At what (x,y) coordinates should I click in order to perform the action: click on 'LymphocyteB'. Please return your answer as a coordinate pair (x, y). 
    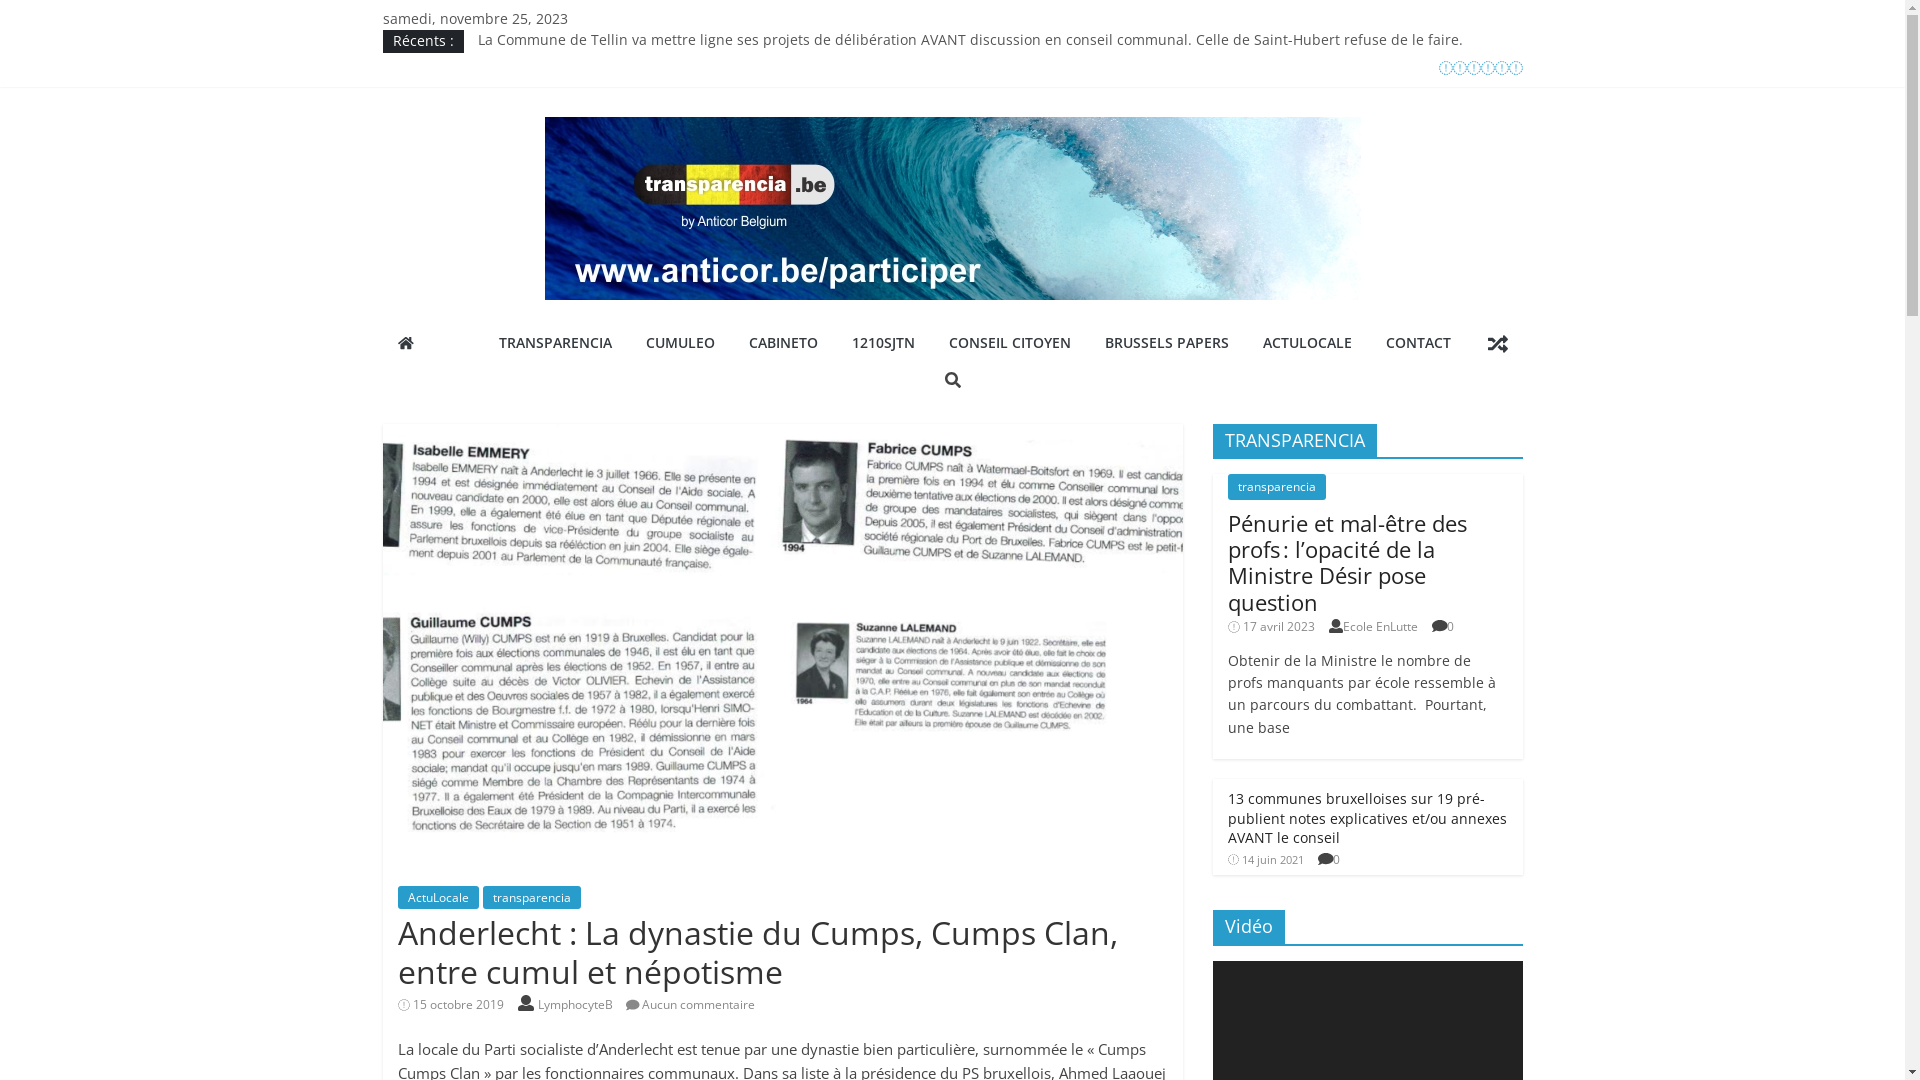
    Looking at the image, I should click on (575, 1004).